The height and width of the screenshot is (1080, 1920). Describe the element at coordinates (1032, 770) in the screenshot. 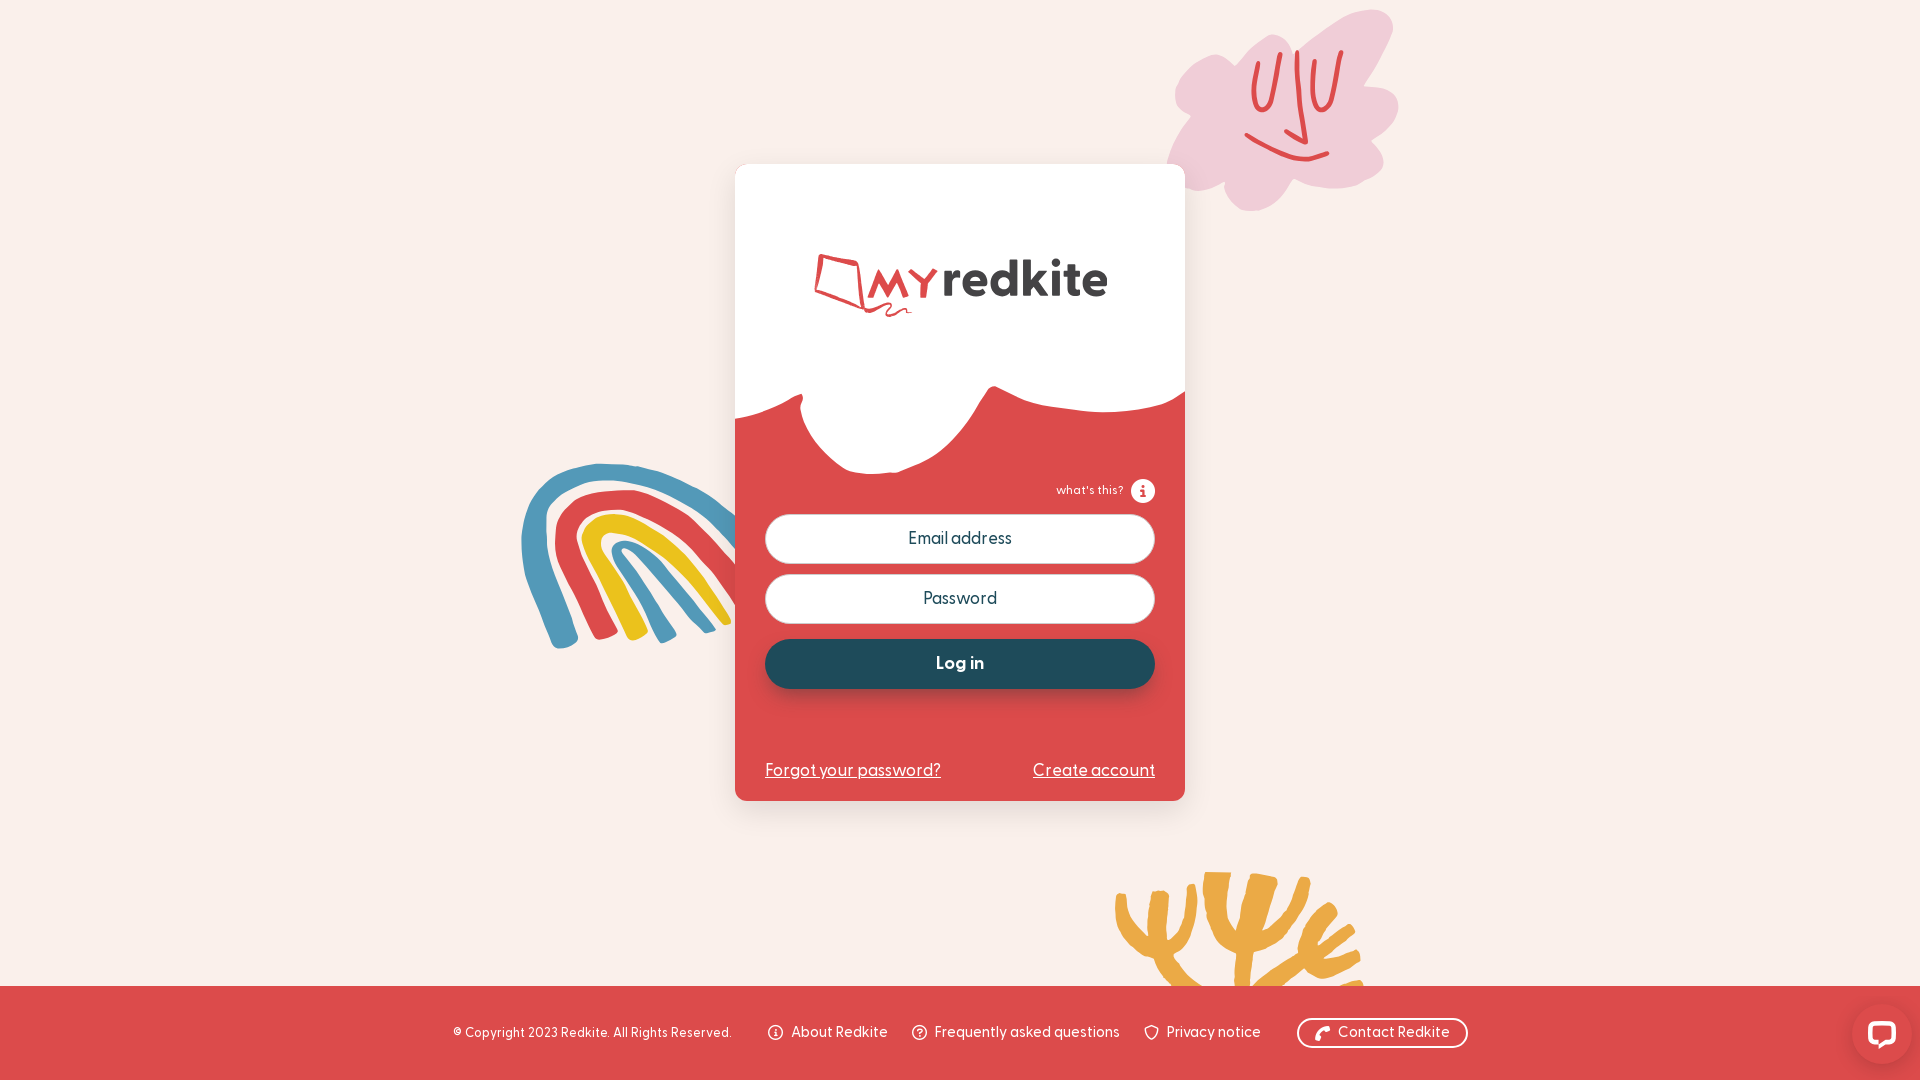

I see `'Create account'` at that location.